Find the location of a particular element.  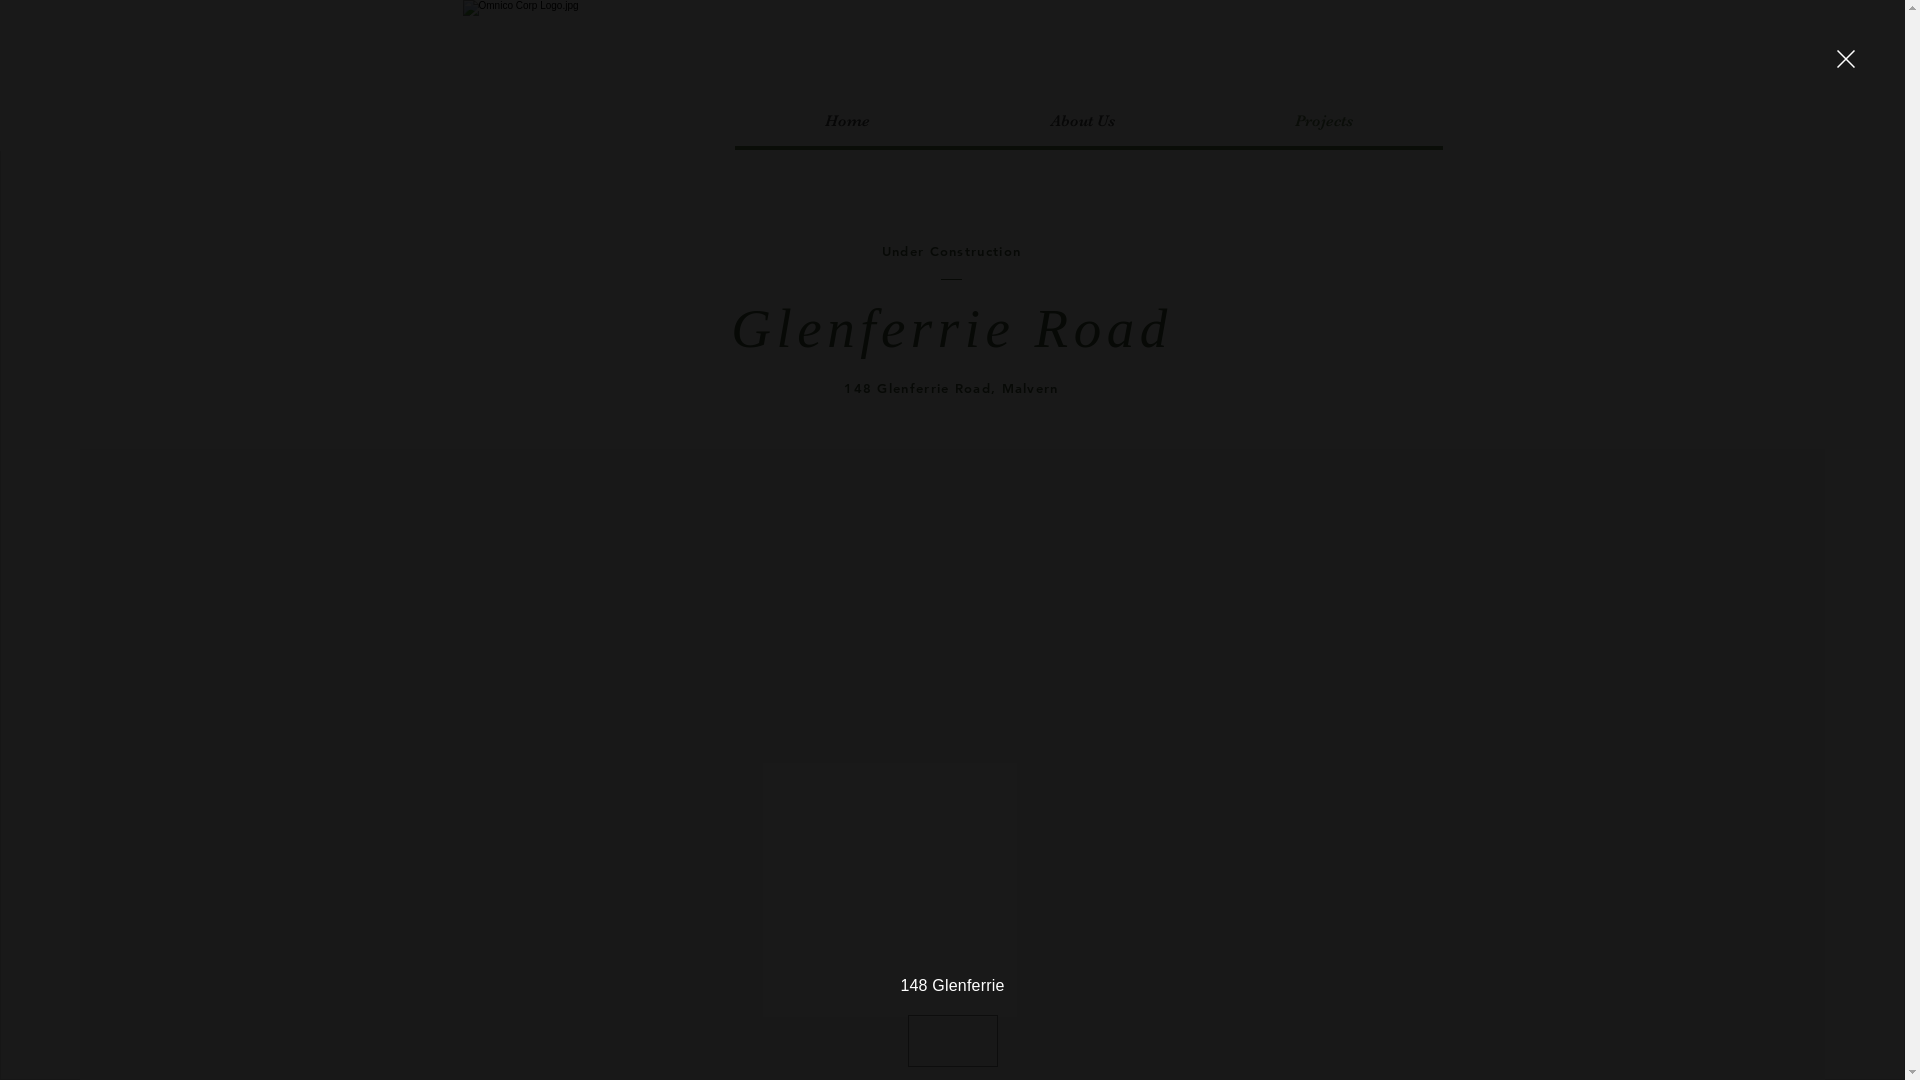

'Projects' is located at coordinates (1323, 120).